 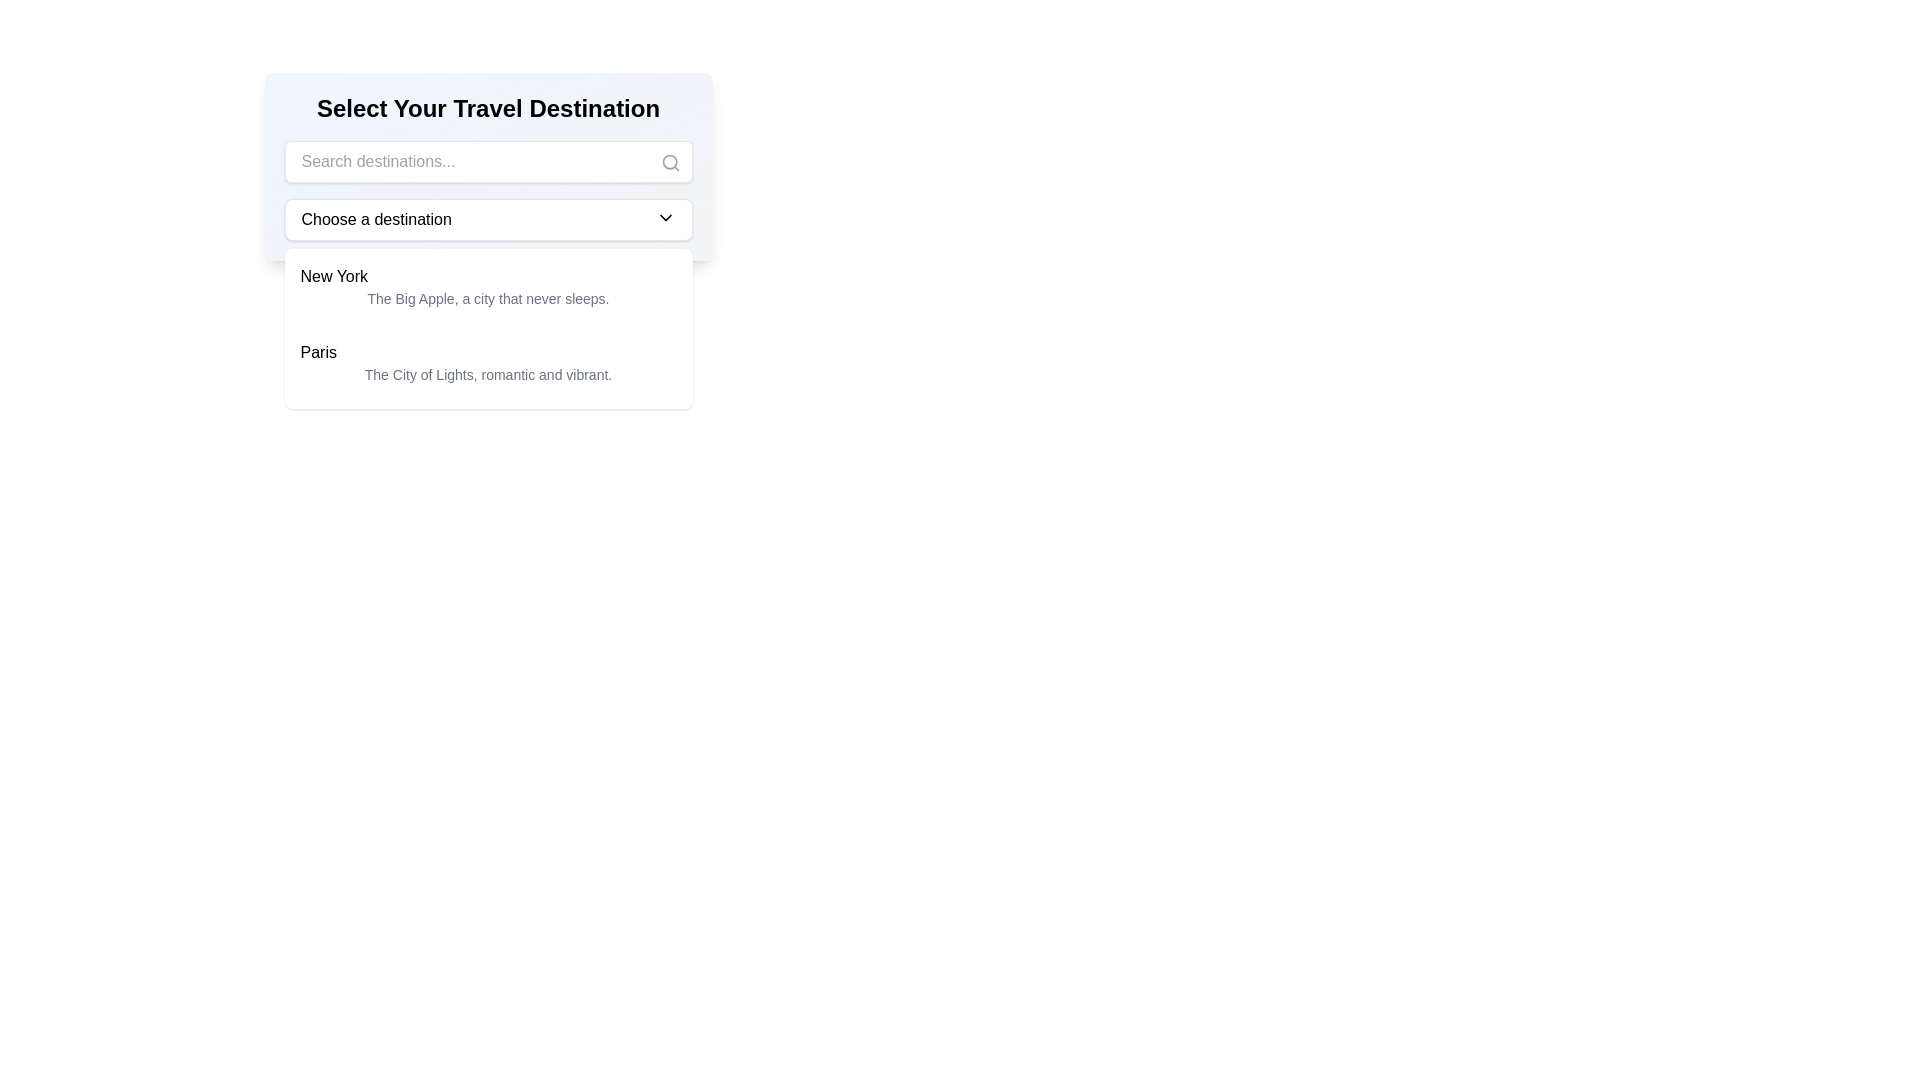 I want to click on the static text label 'New York' located in the dropdown list under the selector 'Choose a destination', so click(x=334, y=277).